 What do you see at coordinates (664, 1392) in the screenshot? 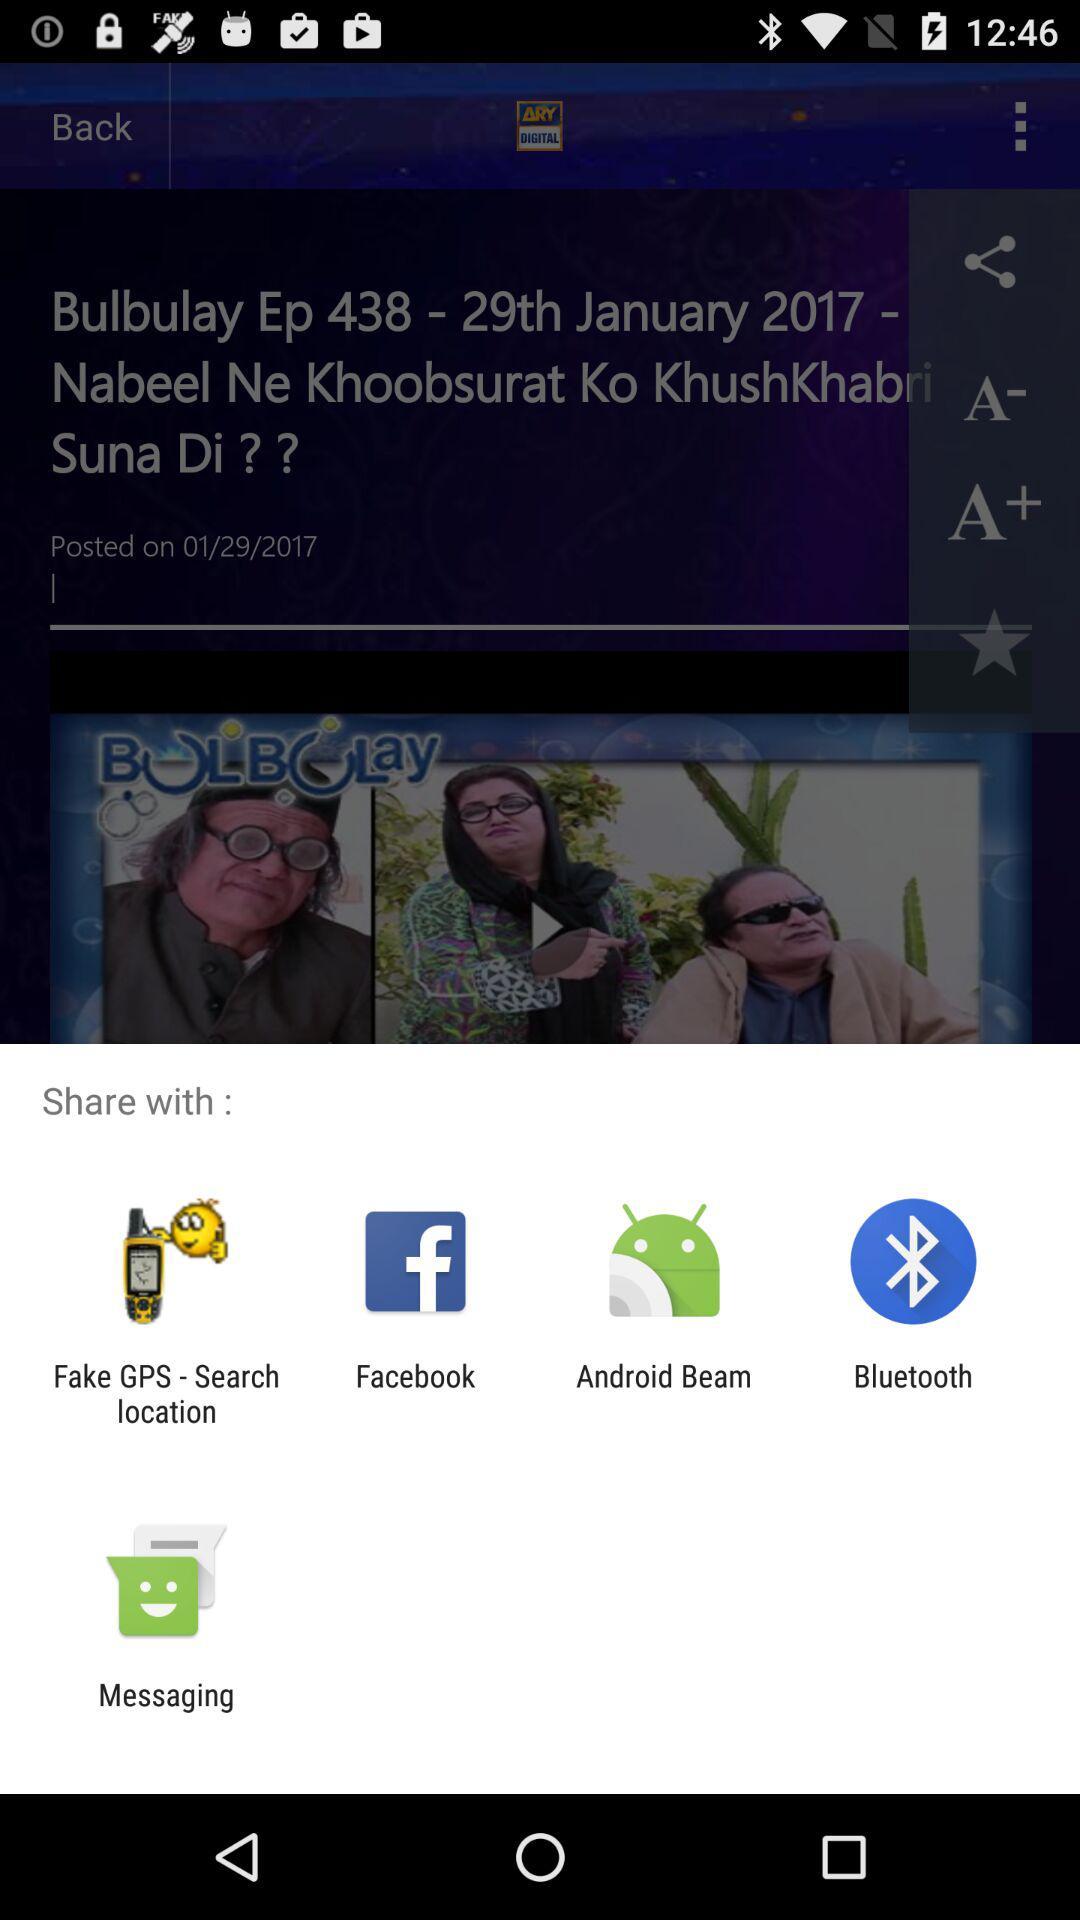
I see `the android beam app` at bounding box center [664, 1392].